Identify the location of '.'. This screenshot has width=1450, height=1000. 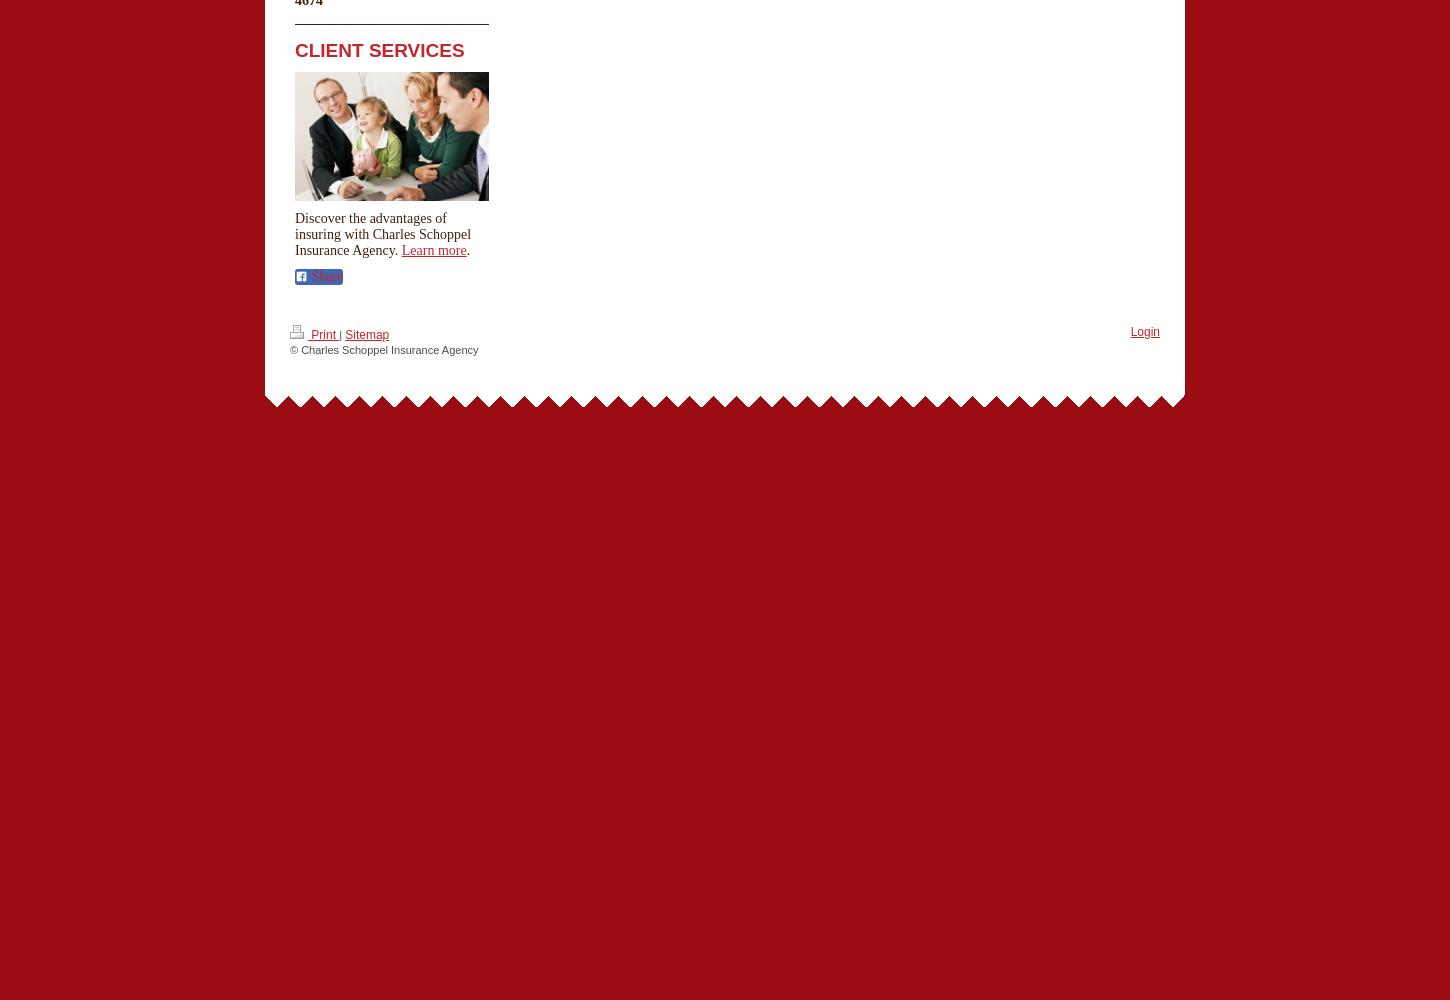
(465, 248).